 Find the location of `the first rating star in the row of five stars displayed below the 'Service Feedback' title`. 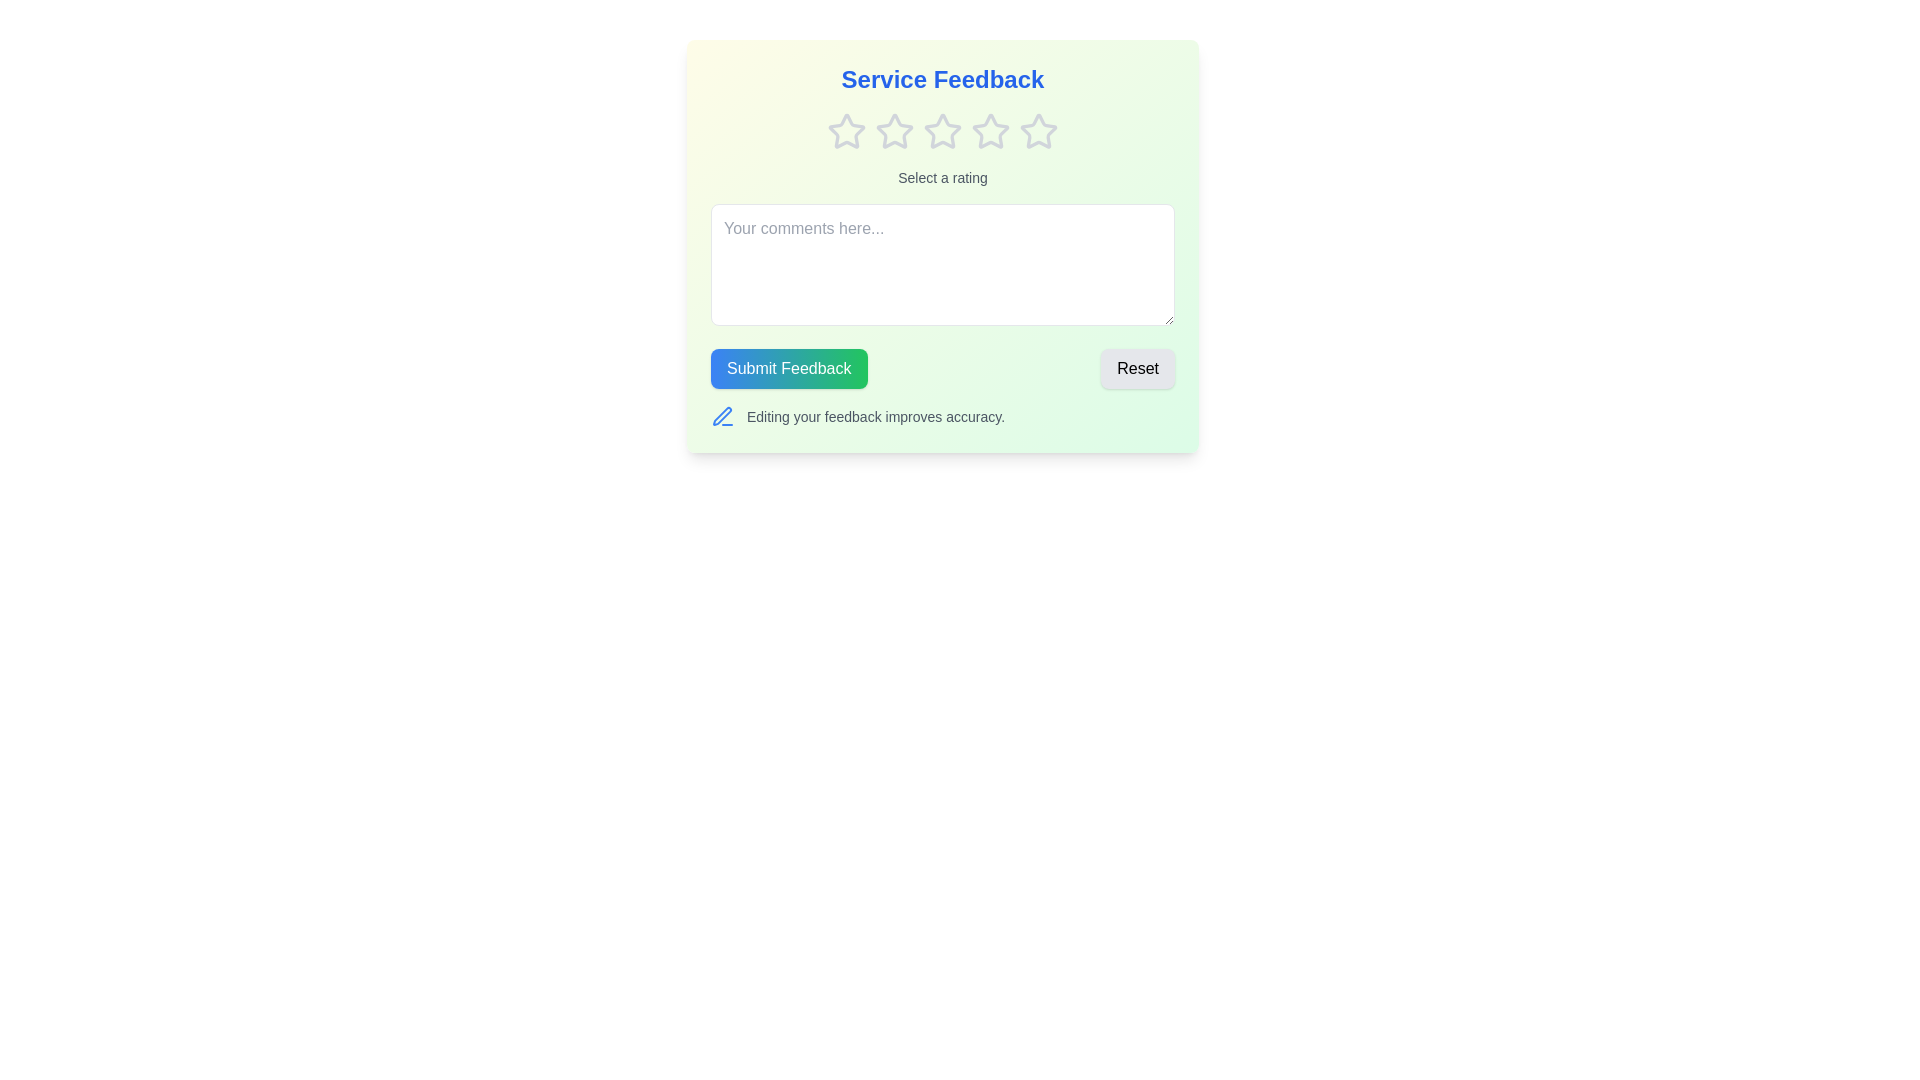

the first rating star in the row of five stars displayed below the 'Service Feedback' title is located at coordinates (846, 131).